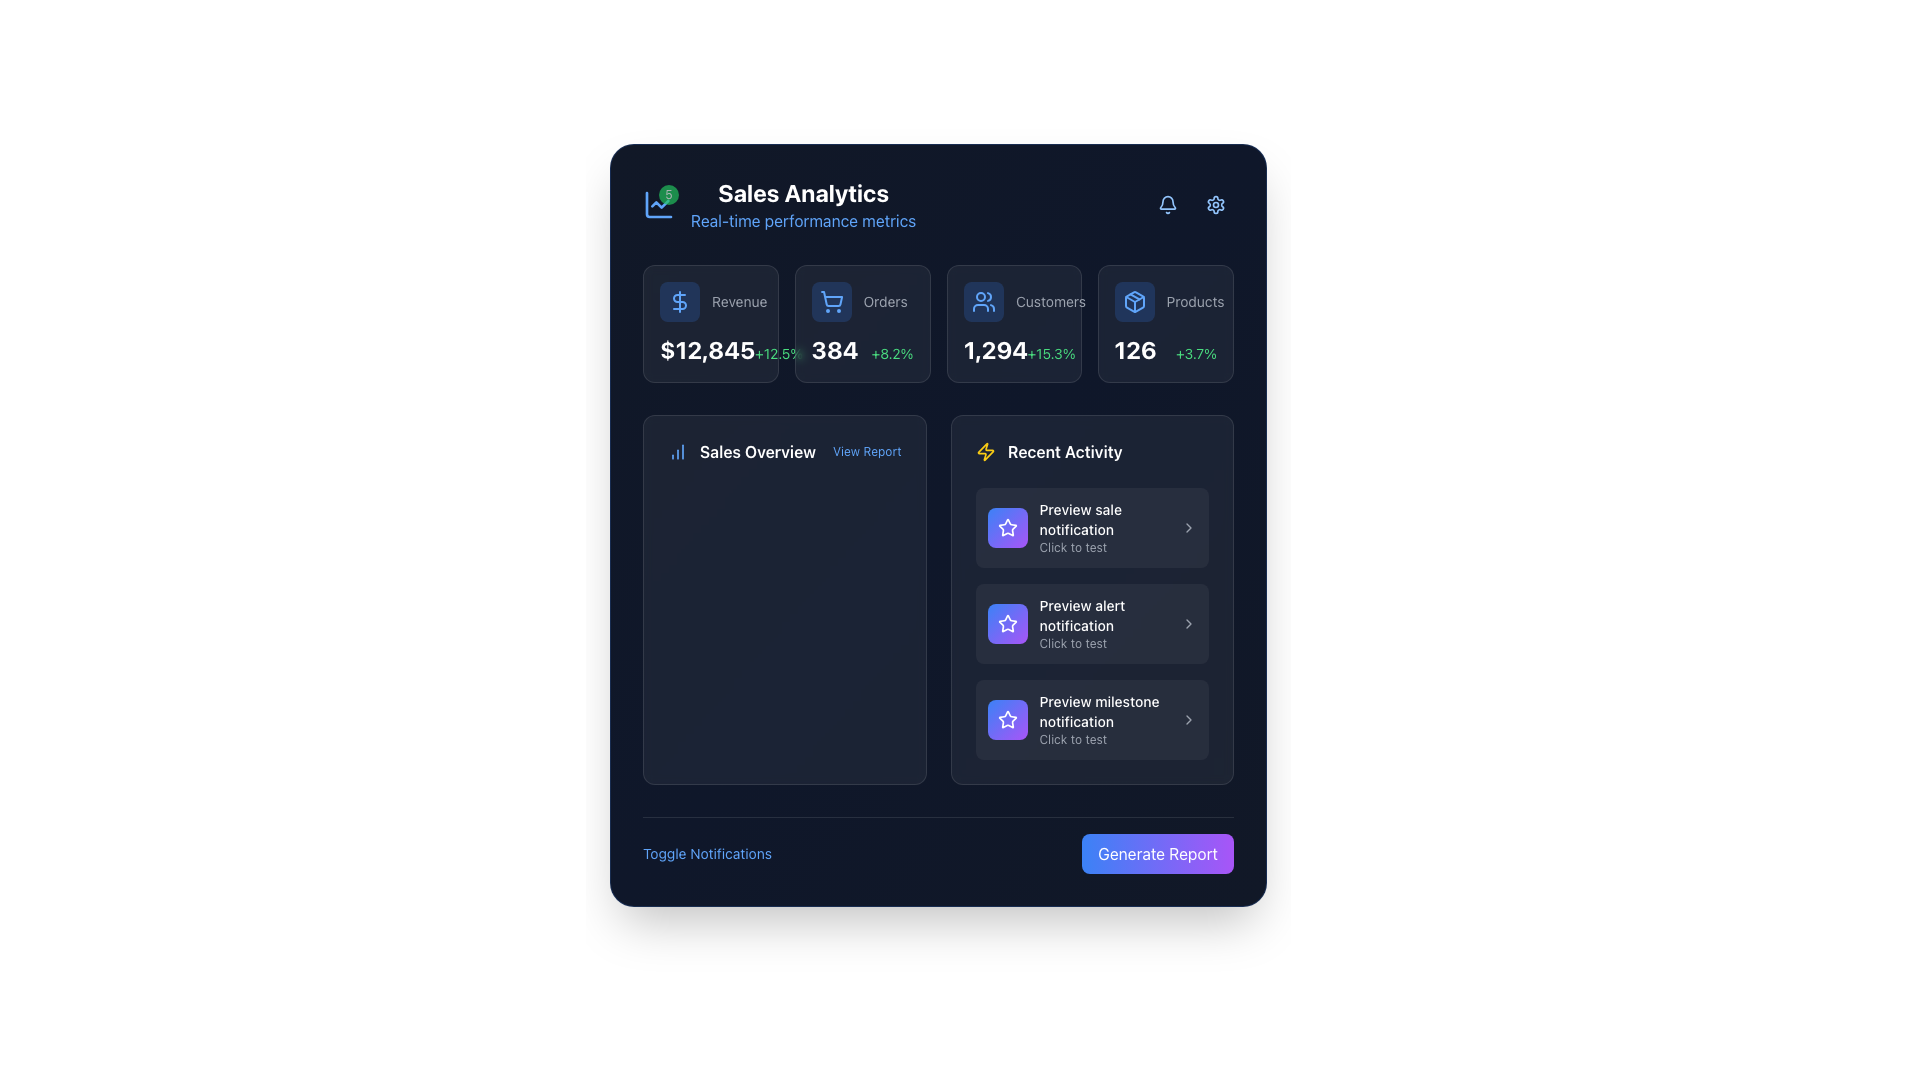 Image resolution: width=1920 pixels, height=1080 pixels. What do you see at coordinates (1007, 623) in the screenshot?
I see `the decorative icon representing a 'favorite' or noteworthy item located next to the 'Preview sale notification' text in the 'Recent Activity' section` at bounding box center [1007, 623].